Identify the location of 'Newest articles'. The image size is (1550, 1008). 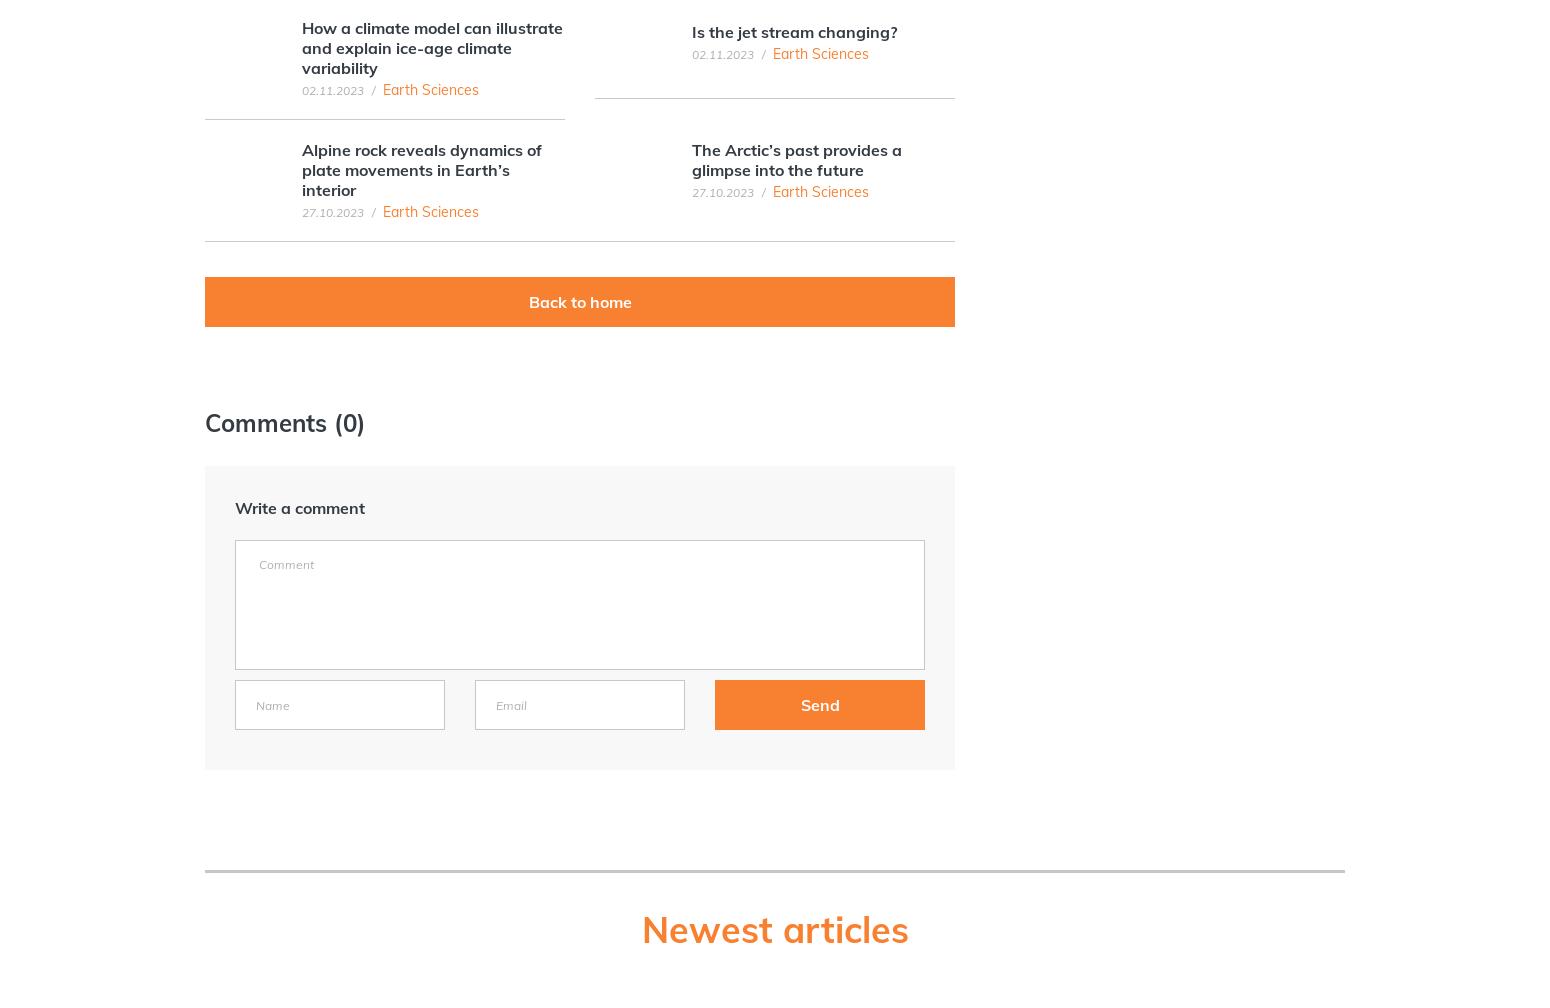
(639, 929).